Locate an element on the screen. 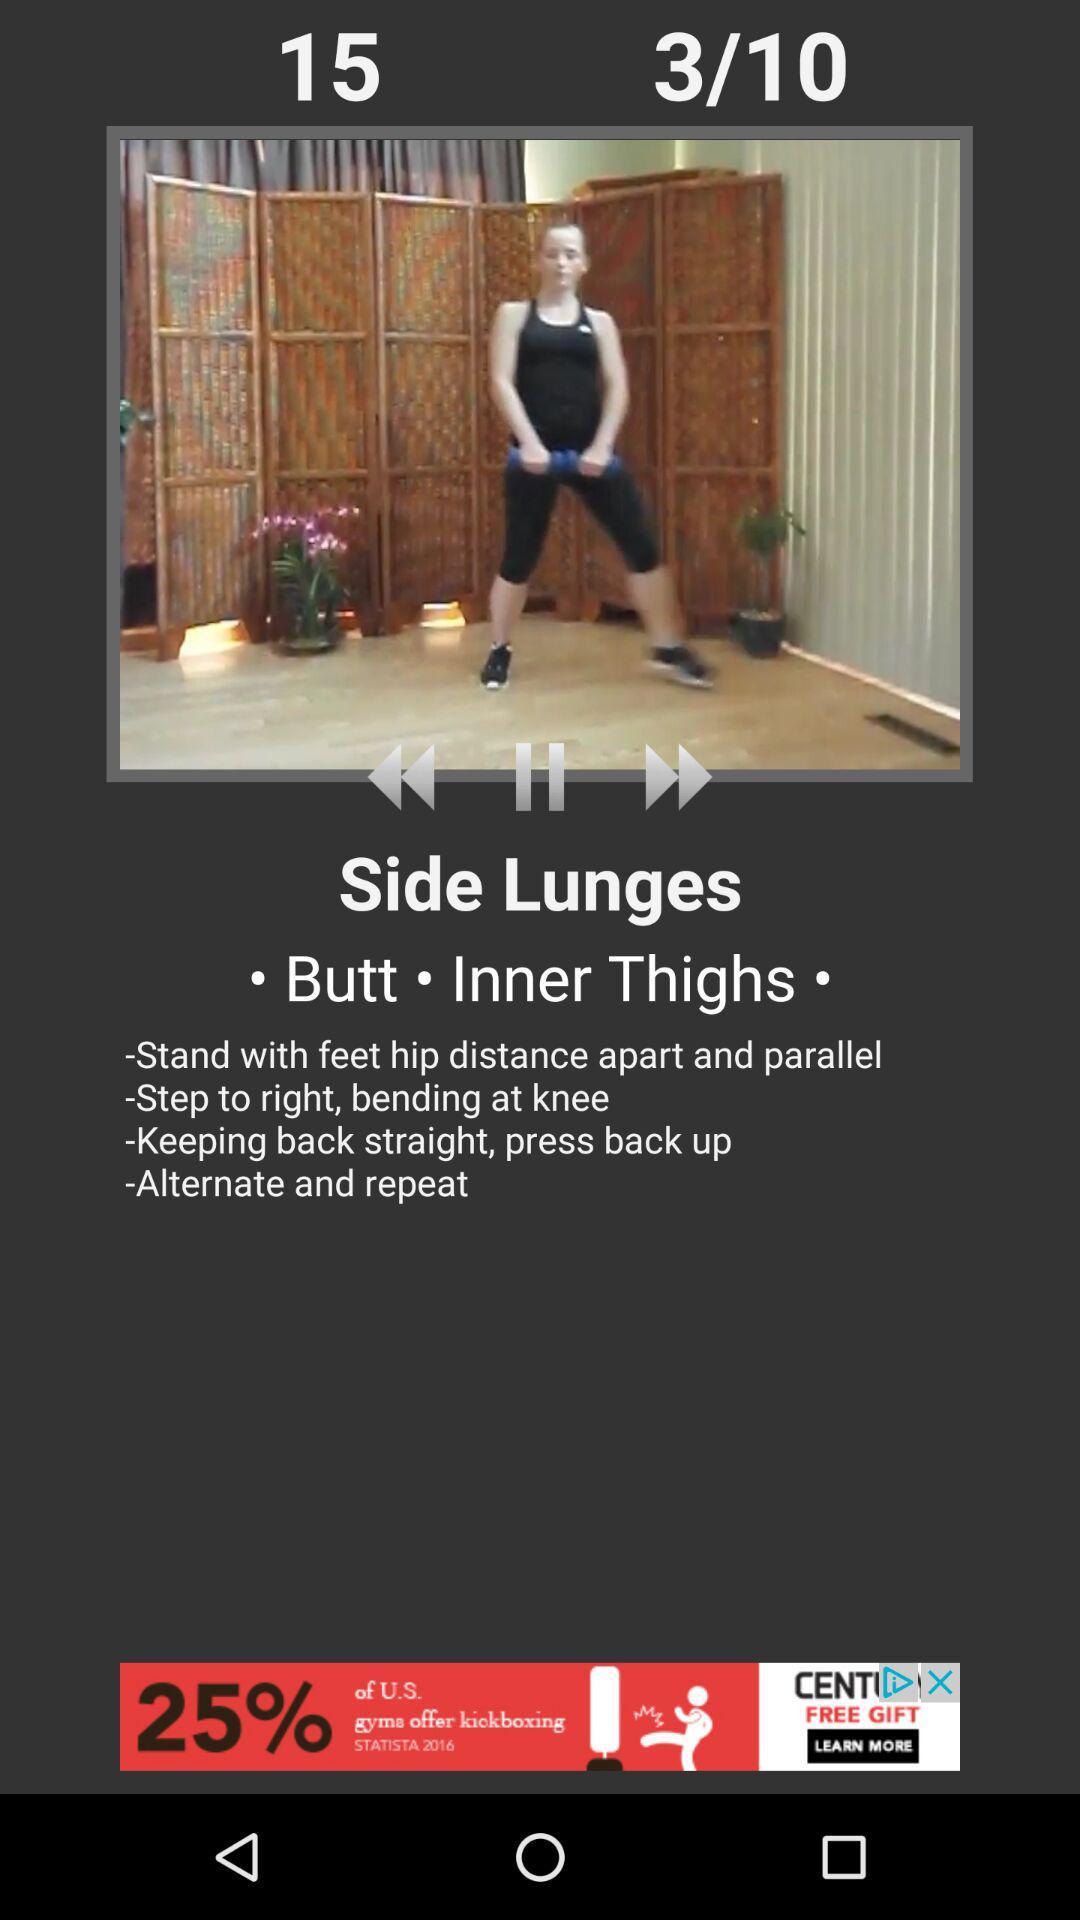 The width and height of the screenshot is (1080, 1920). goto next is located at coordinates (671, 776).